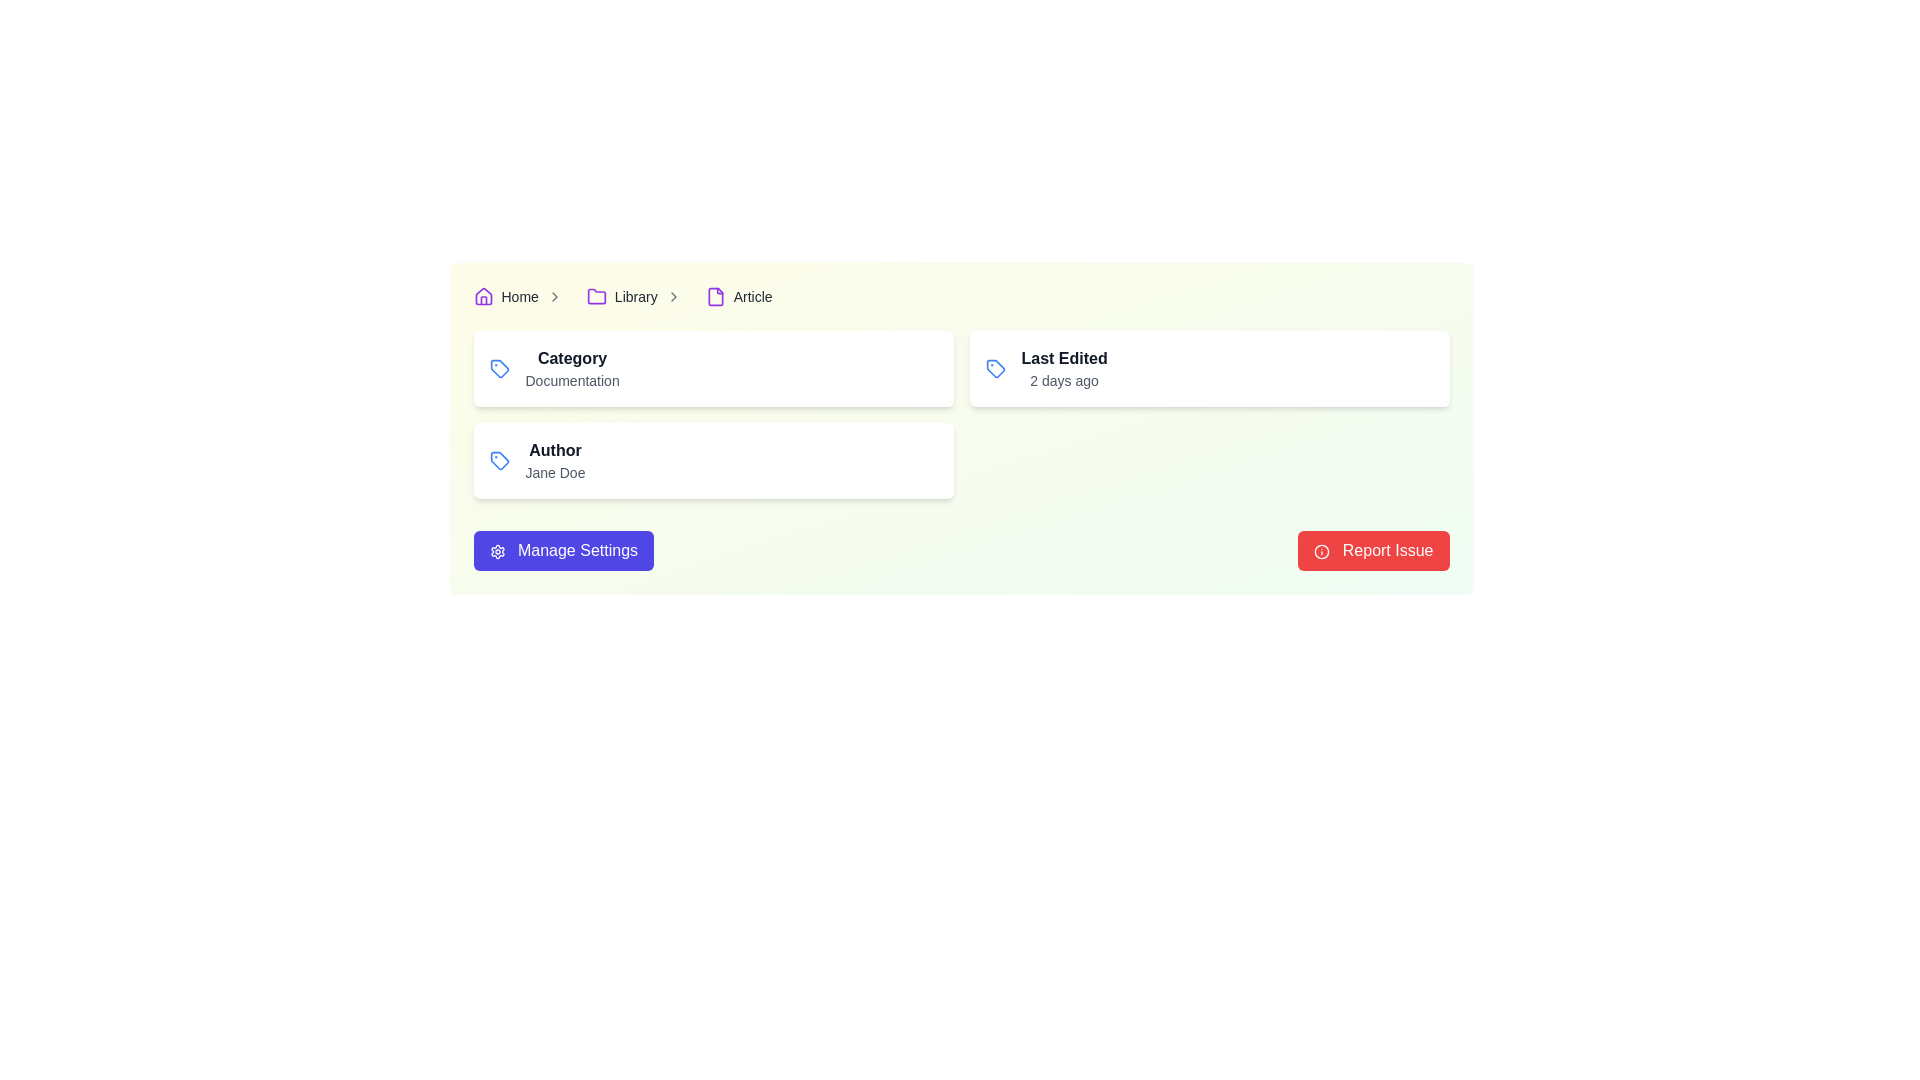 The width and height of the screenshot is (1920, 1080). Describe the element at coordinates (995, 369) in the screenshot. I see `the icon located in the 'Category' section next to the 'Documentation' label, which serves as a graphical representation for identification` at that location.